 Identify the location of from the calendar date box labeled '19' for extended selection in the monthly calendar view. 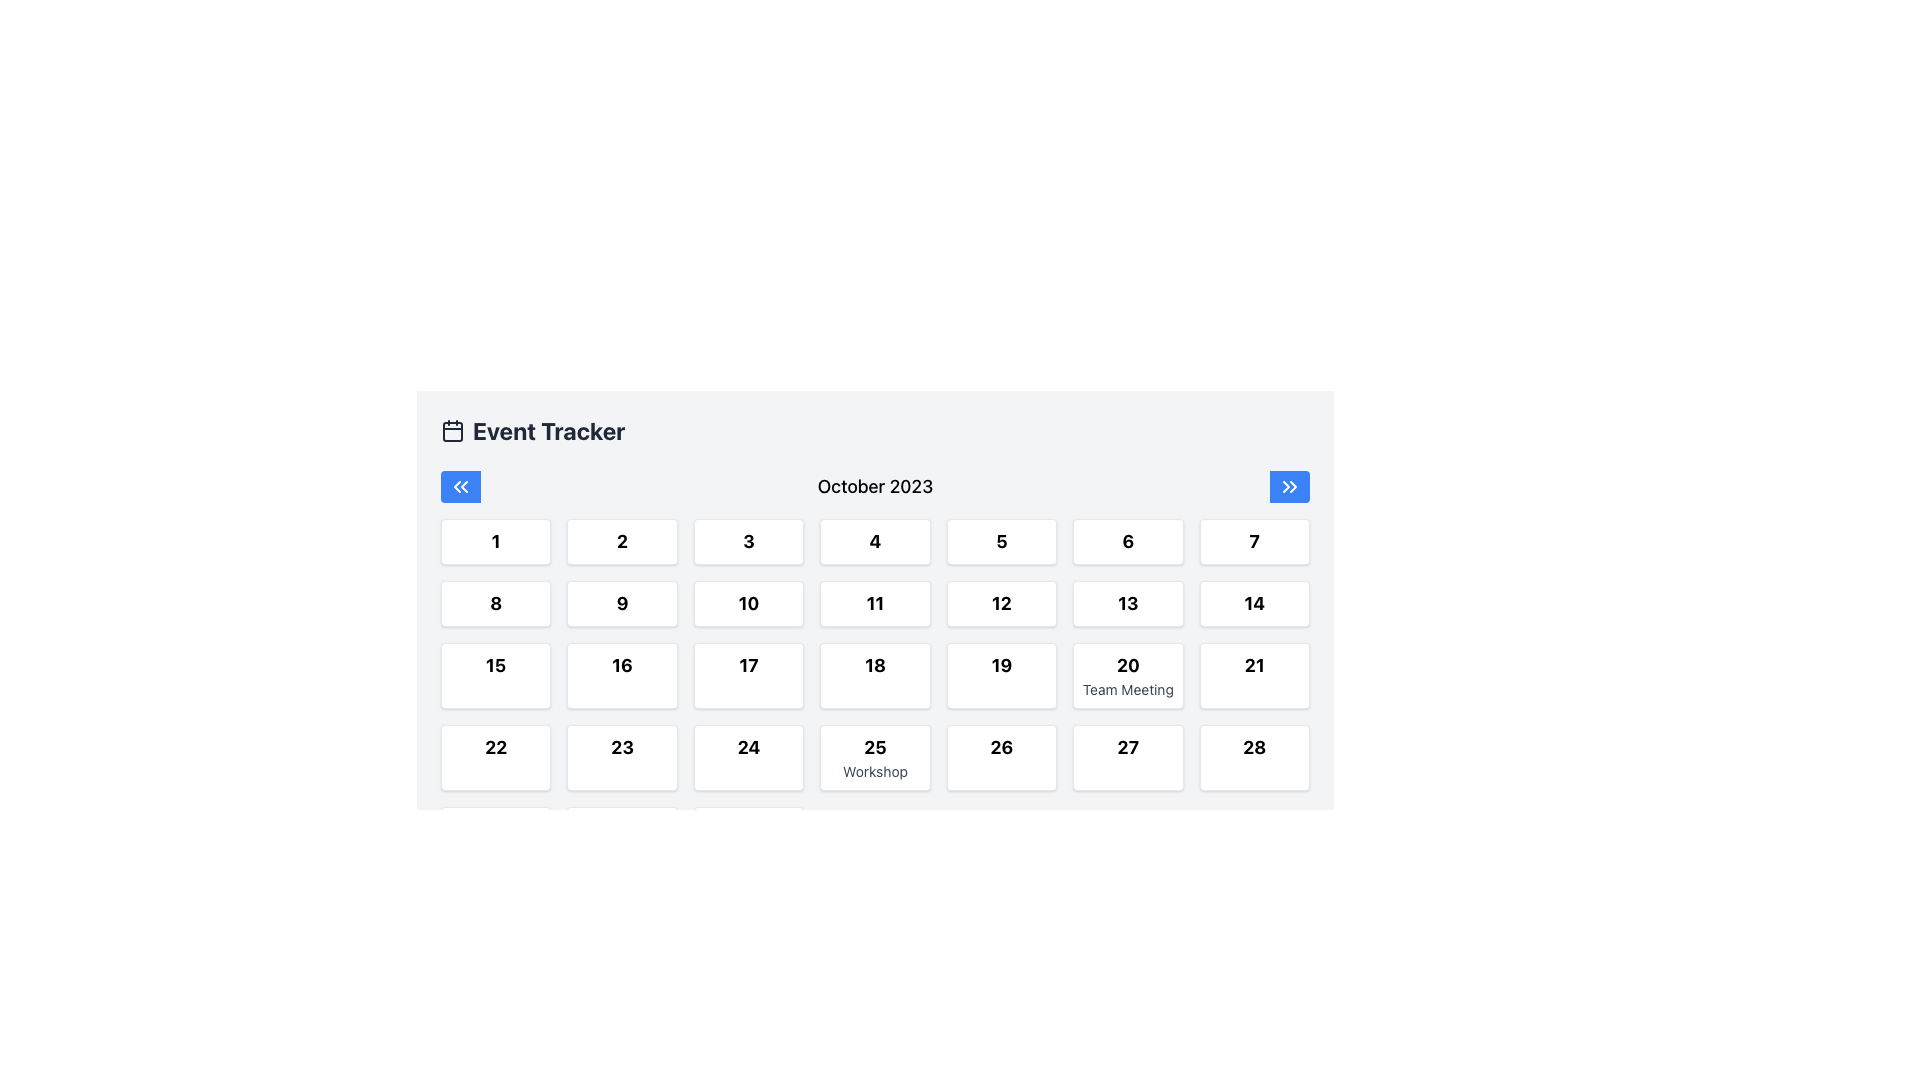
(1001, 675).